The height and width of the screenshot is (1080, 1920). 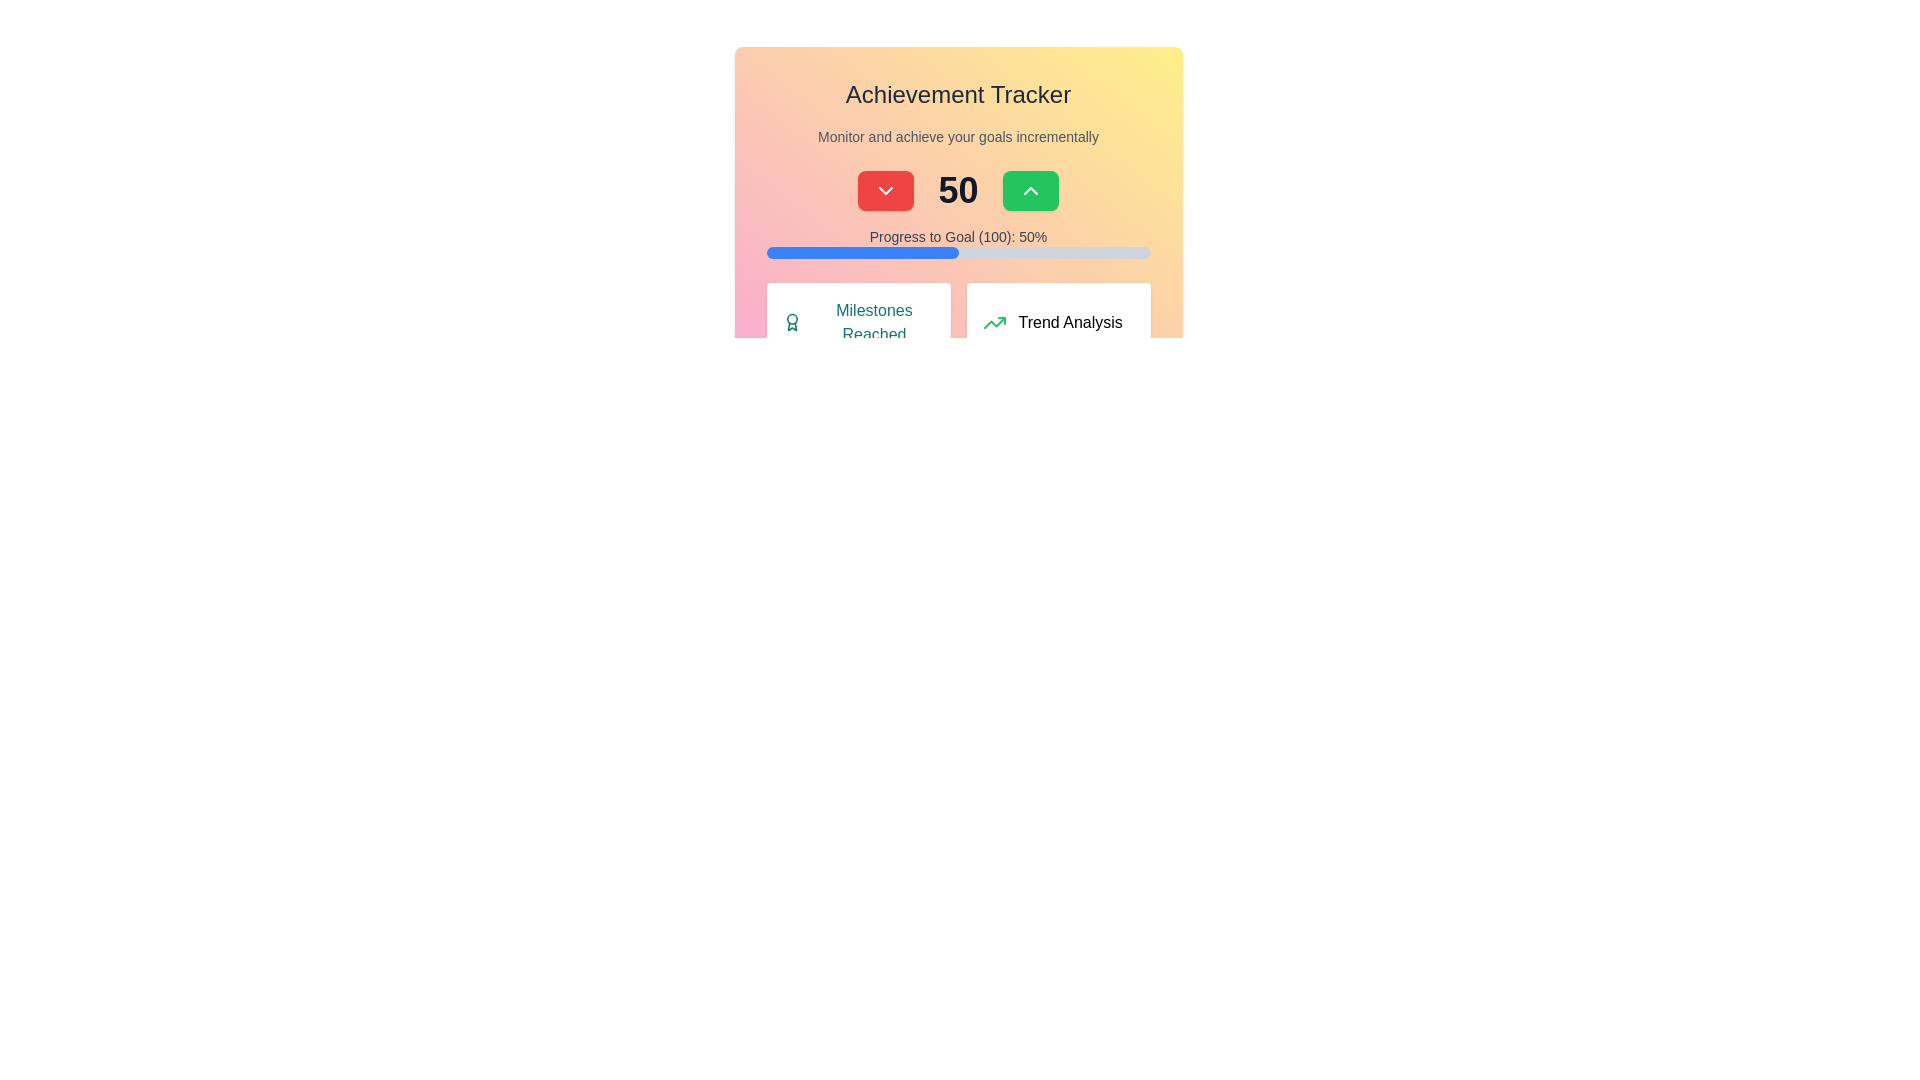 What do you see at coordinates (957, 191) in the screenshot?
I see `the Number Display element showing the bold number '50', which is centrally aligned in a horizontal layout, positioned between a red downward chevron button and a green upward chevron button` at bounding box center [957, 191].